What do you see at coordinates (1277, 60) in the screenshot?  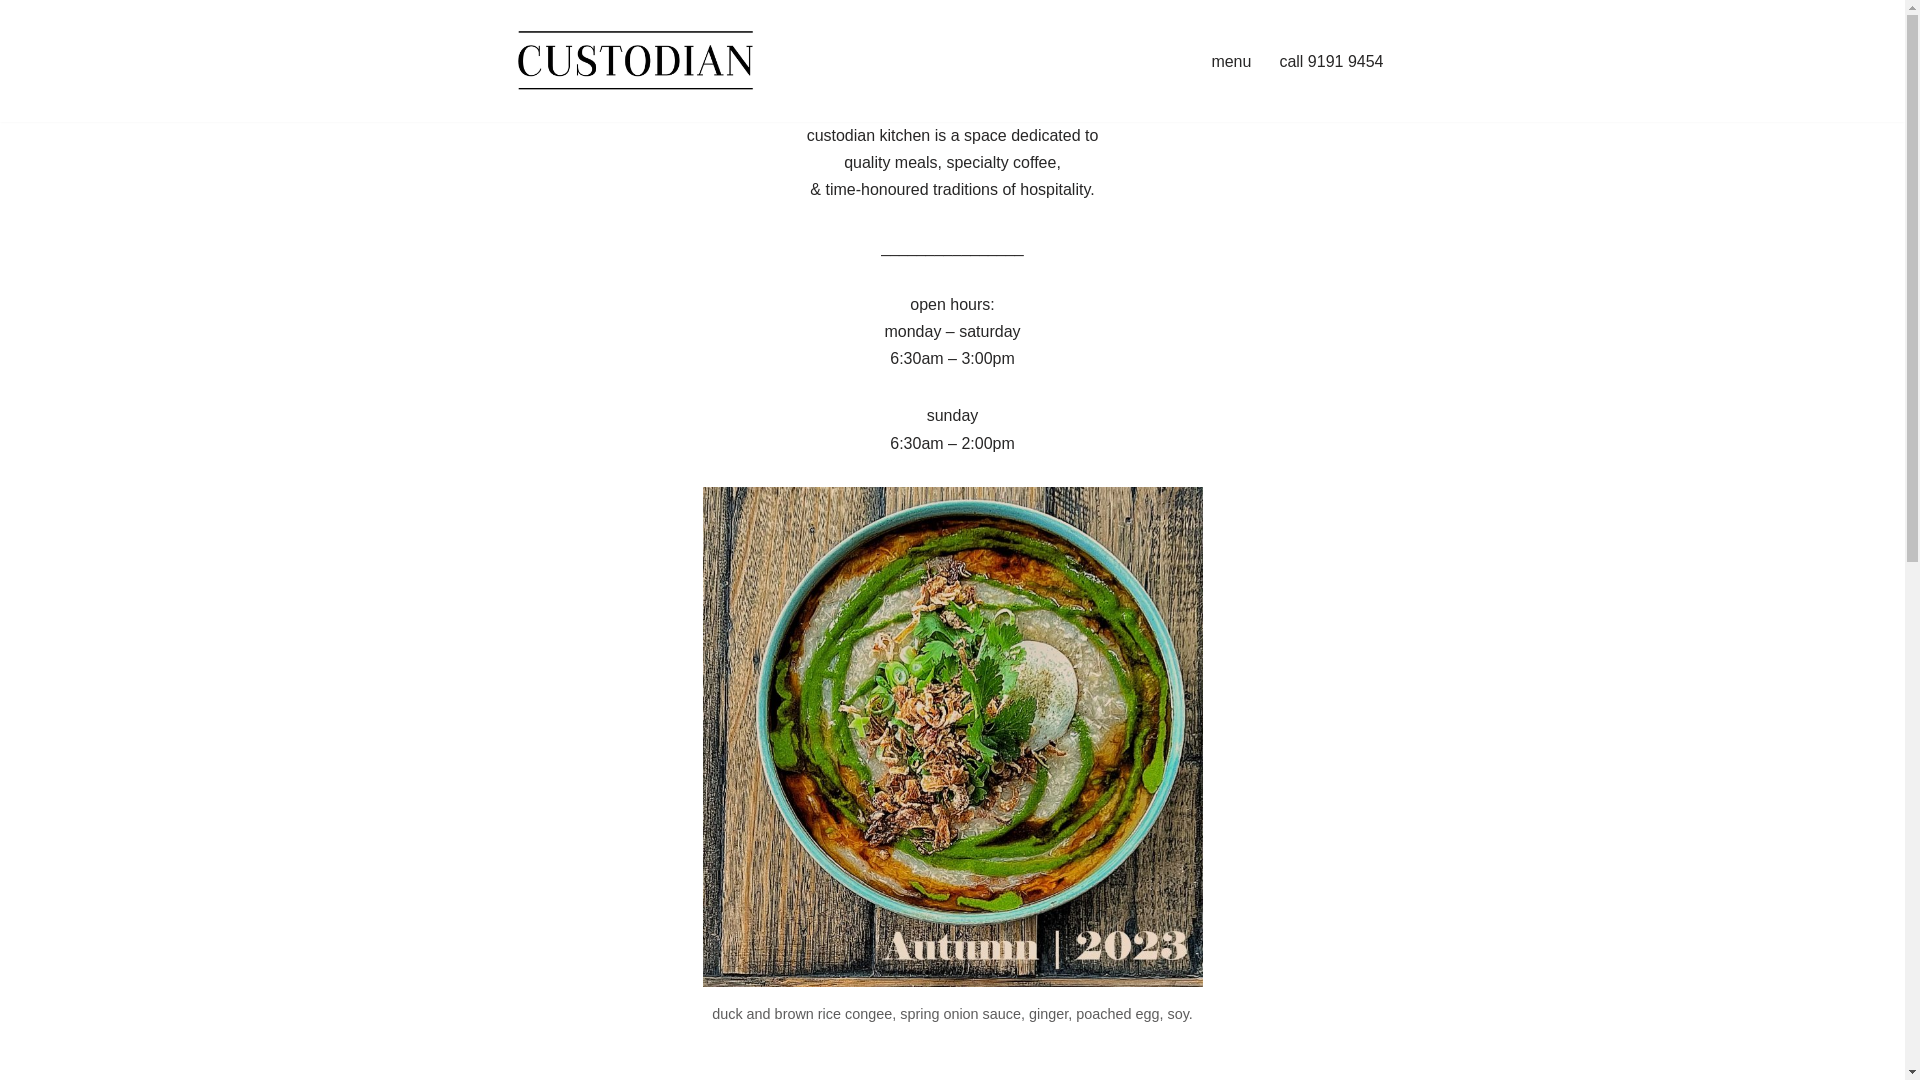 I see `'call 9191 9454'` at bounding box center [1277, 60].